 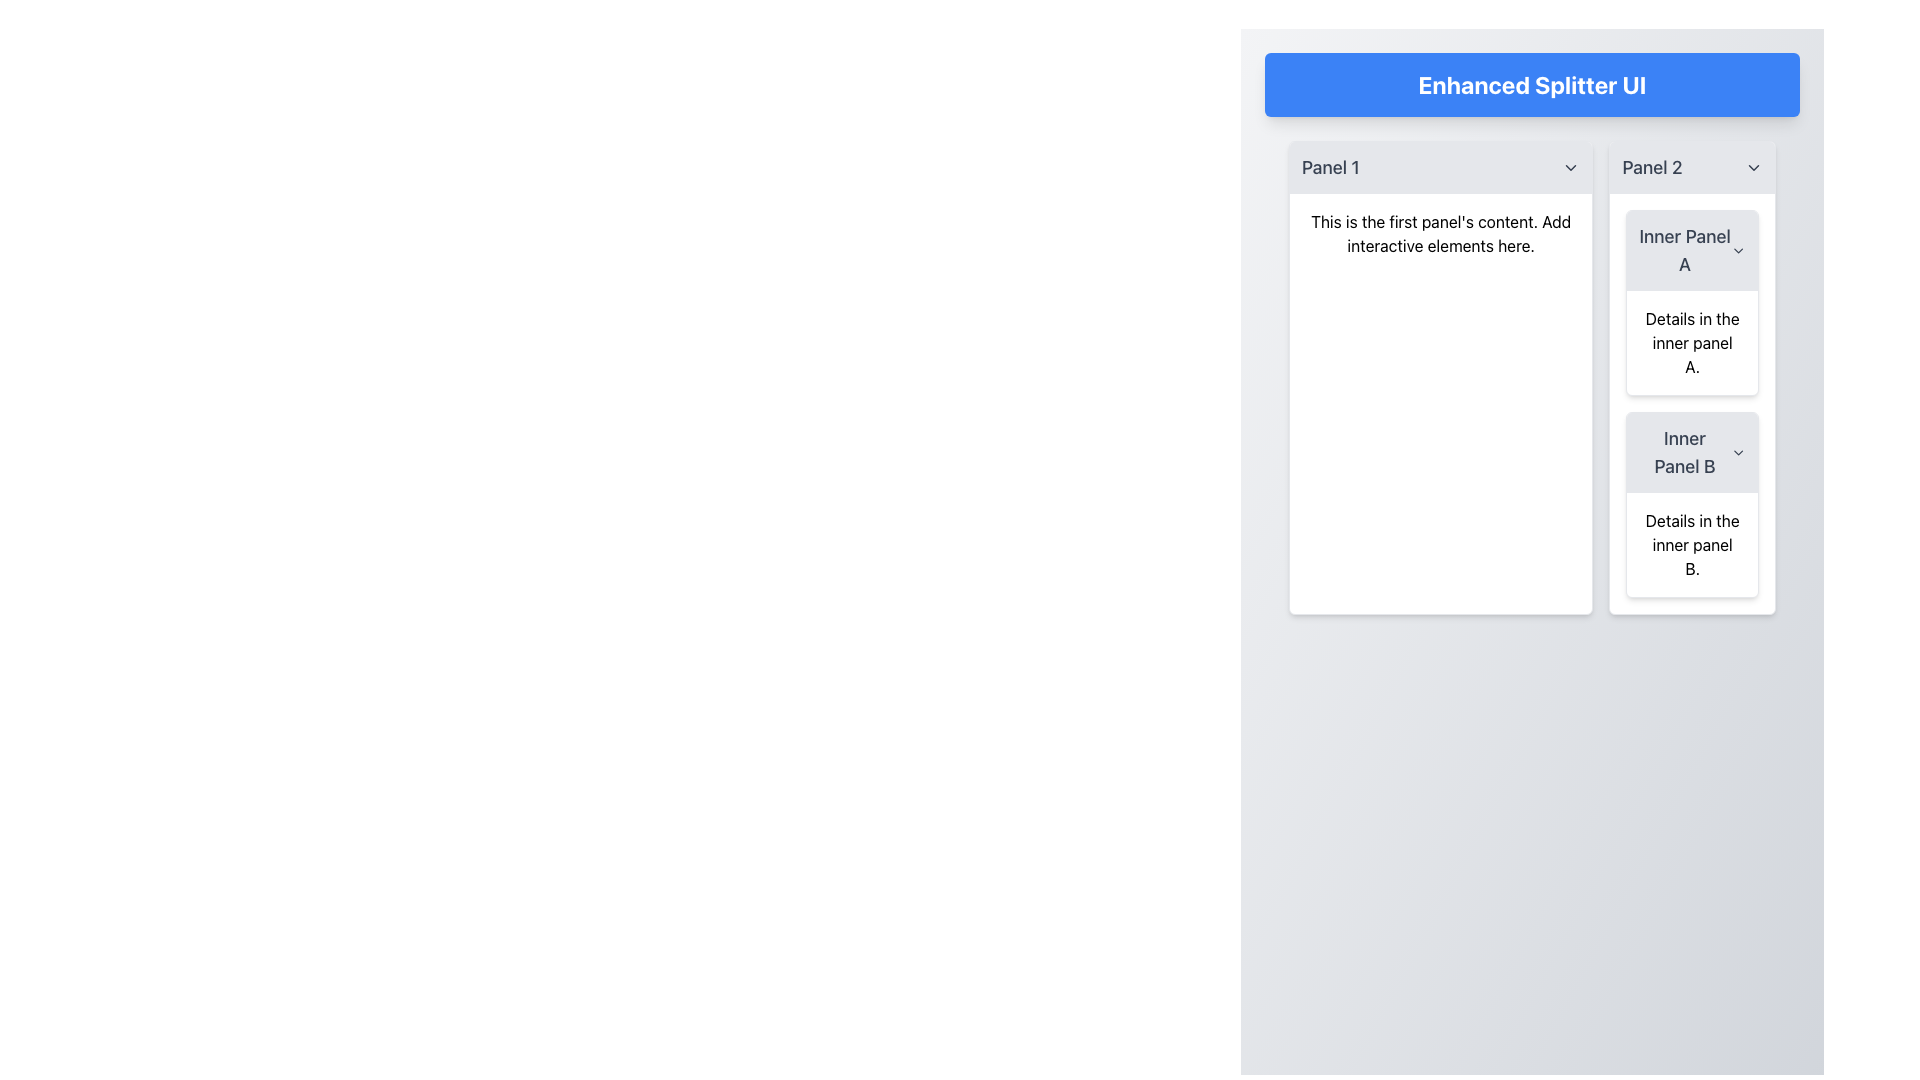 I want to click on the downward-pointing chevron icon styled in gray, located at the far-right end of the 'Panel 2' header bar, so click(x=1752, y=167).